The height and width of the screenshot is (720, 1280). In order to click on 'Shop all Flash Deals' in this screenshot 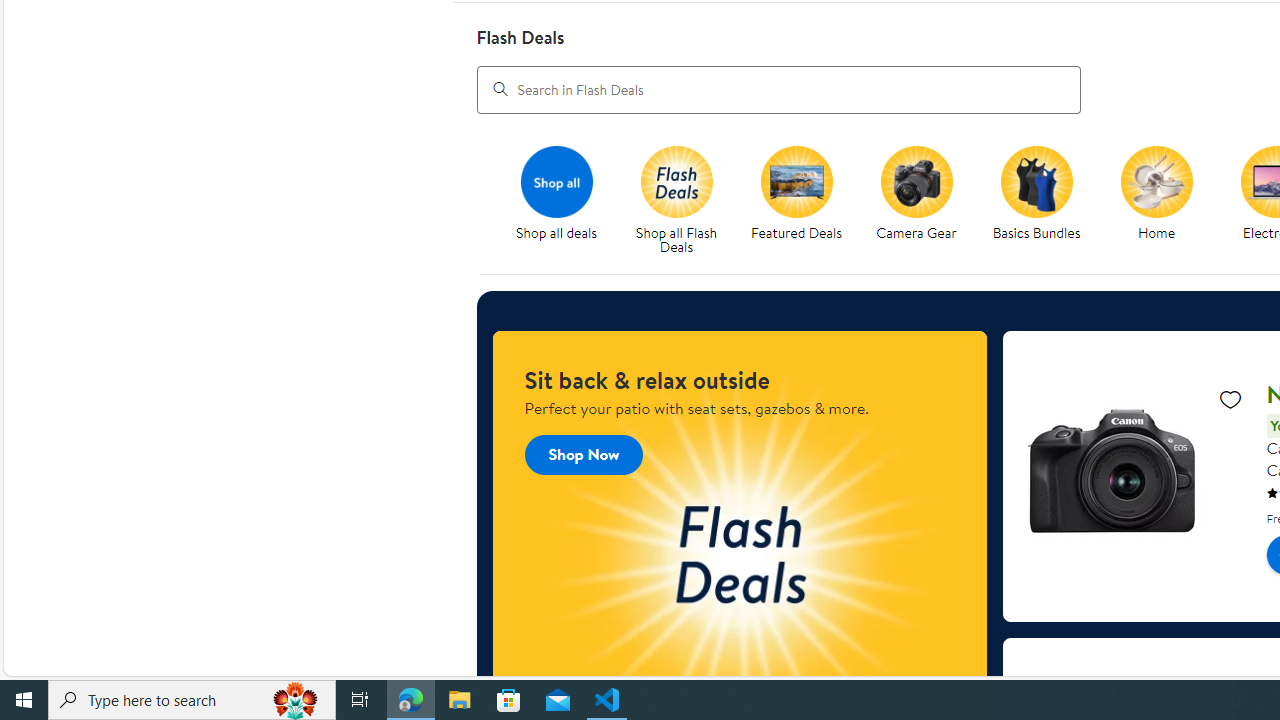, I will do `click(684, 201)`.